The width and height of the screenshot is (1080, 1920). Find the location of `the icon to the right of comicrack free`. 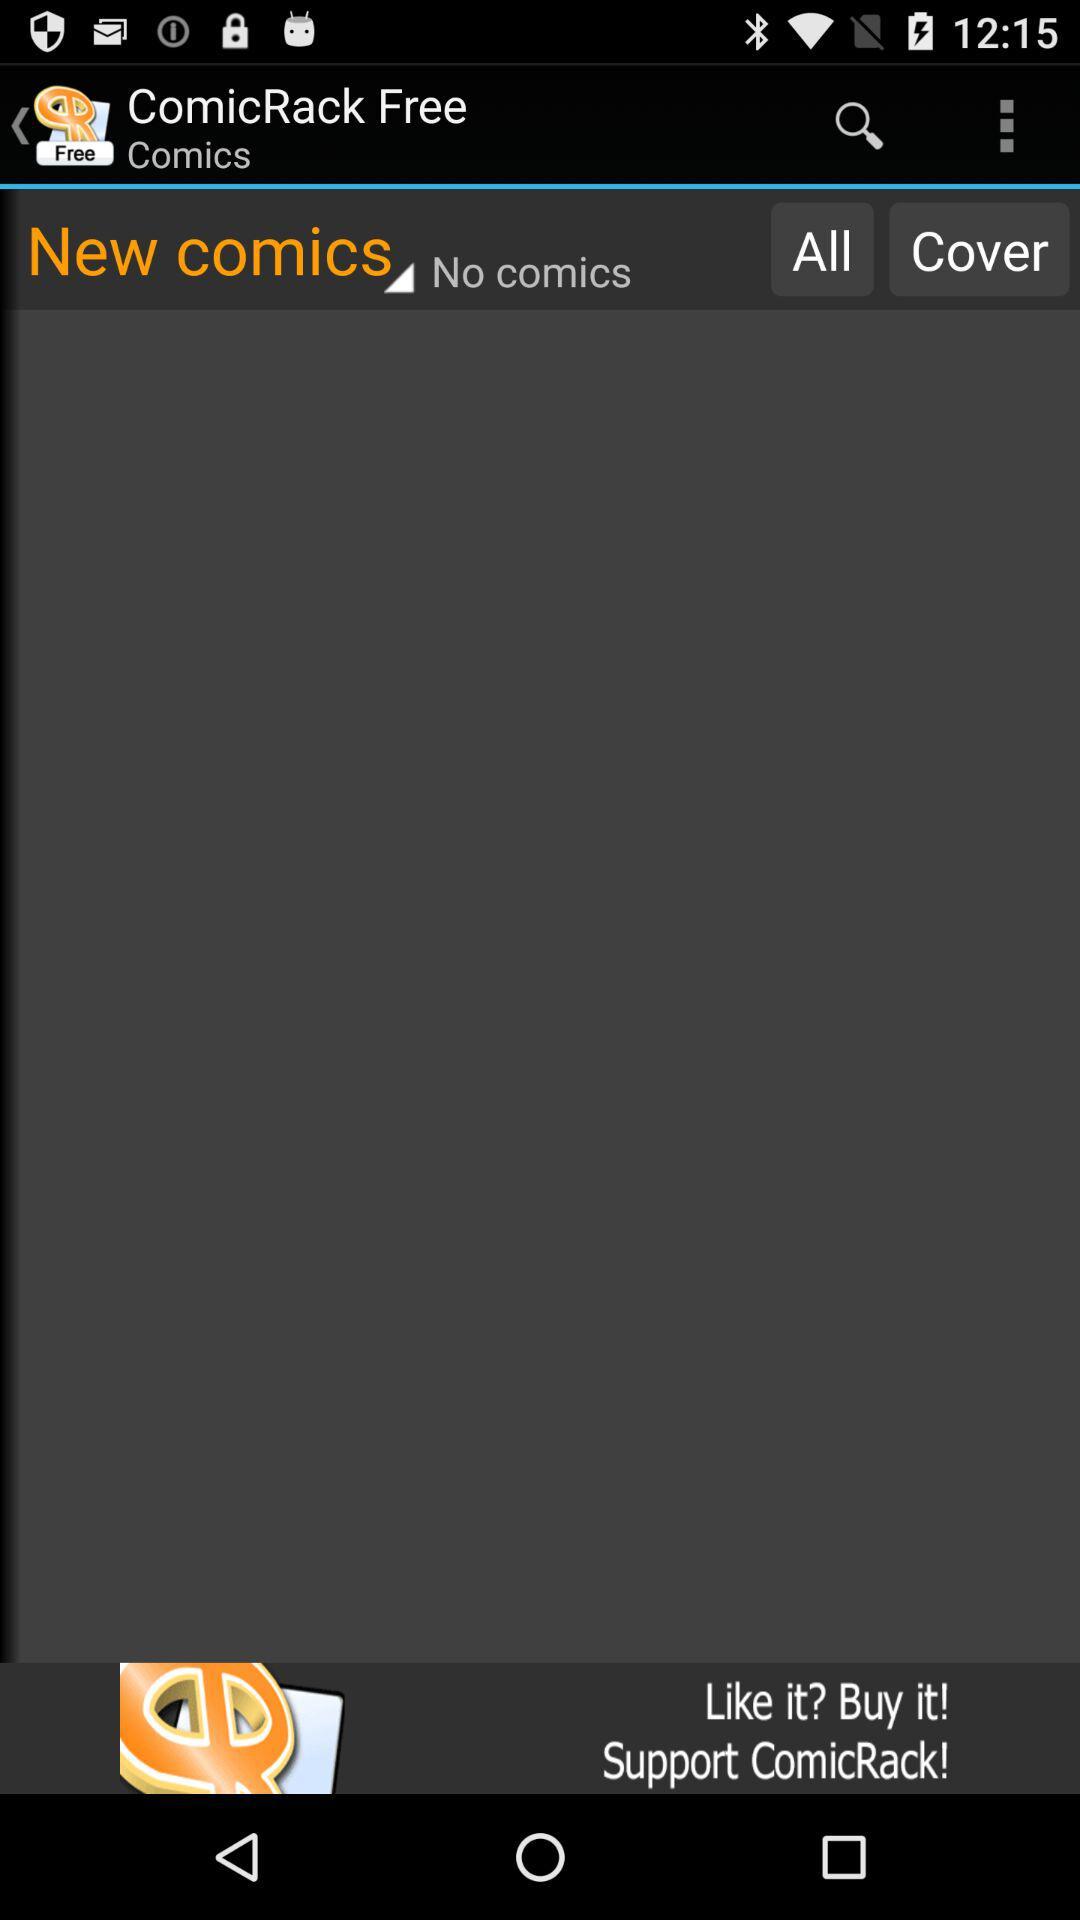

the icon to the right of comicrack free is located at coordinates (858, 124).